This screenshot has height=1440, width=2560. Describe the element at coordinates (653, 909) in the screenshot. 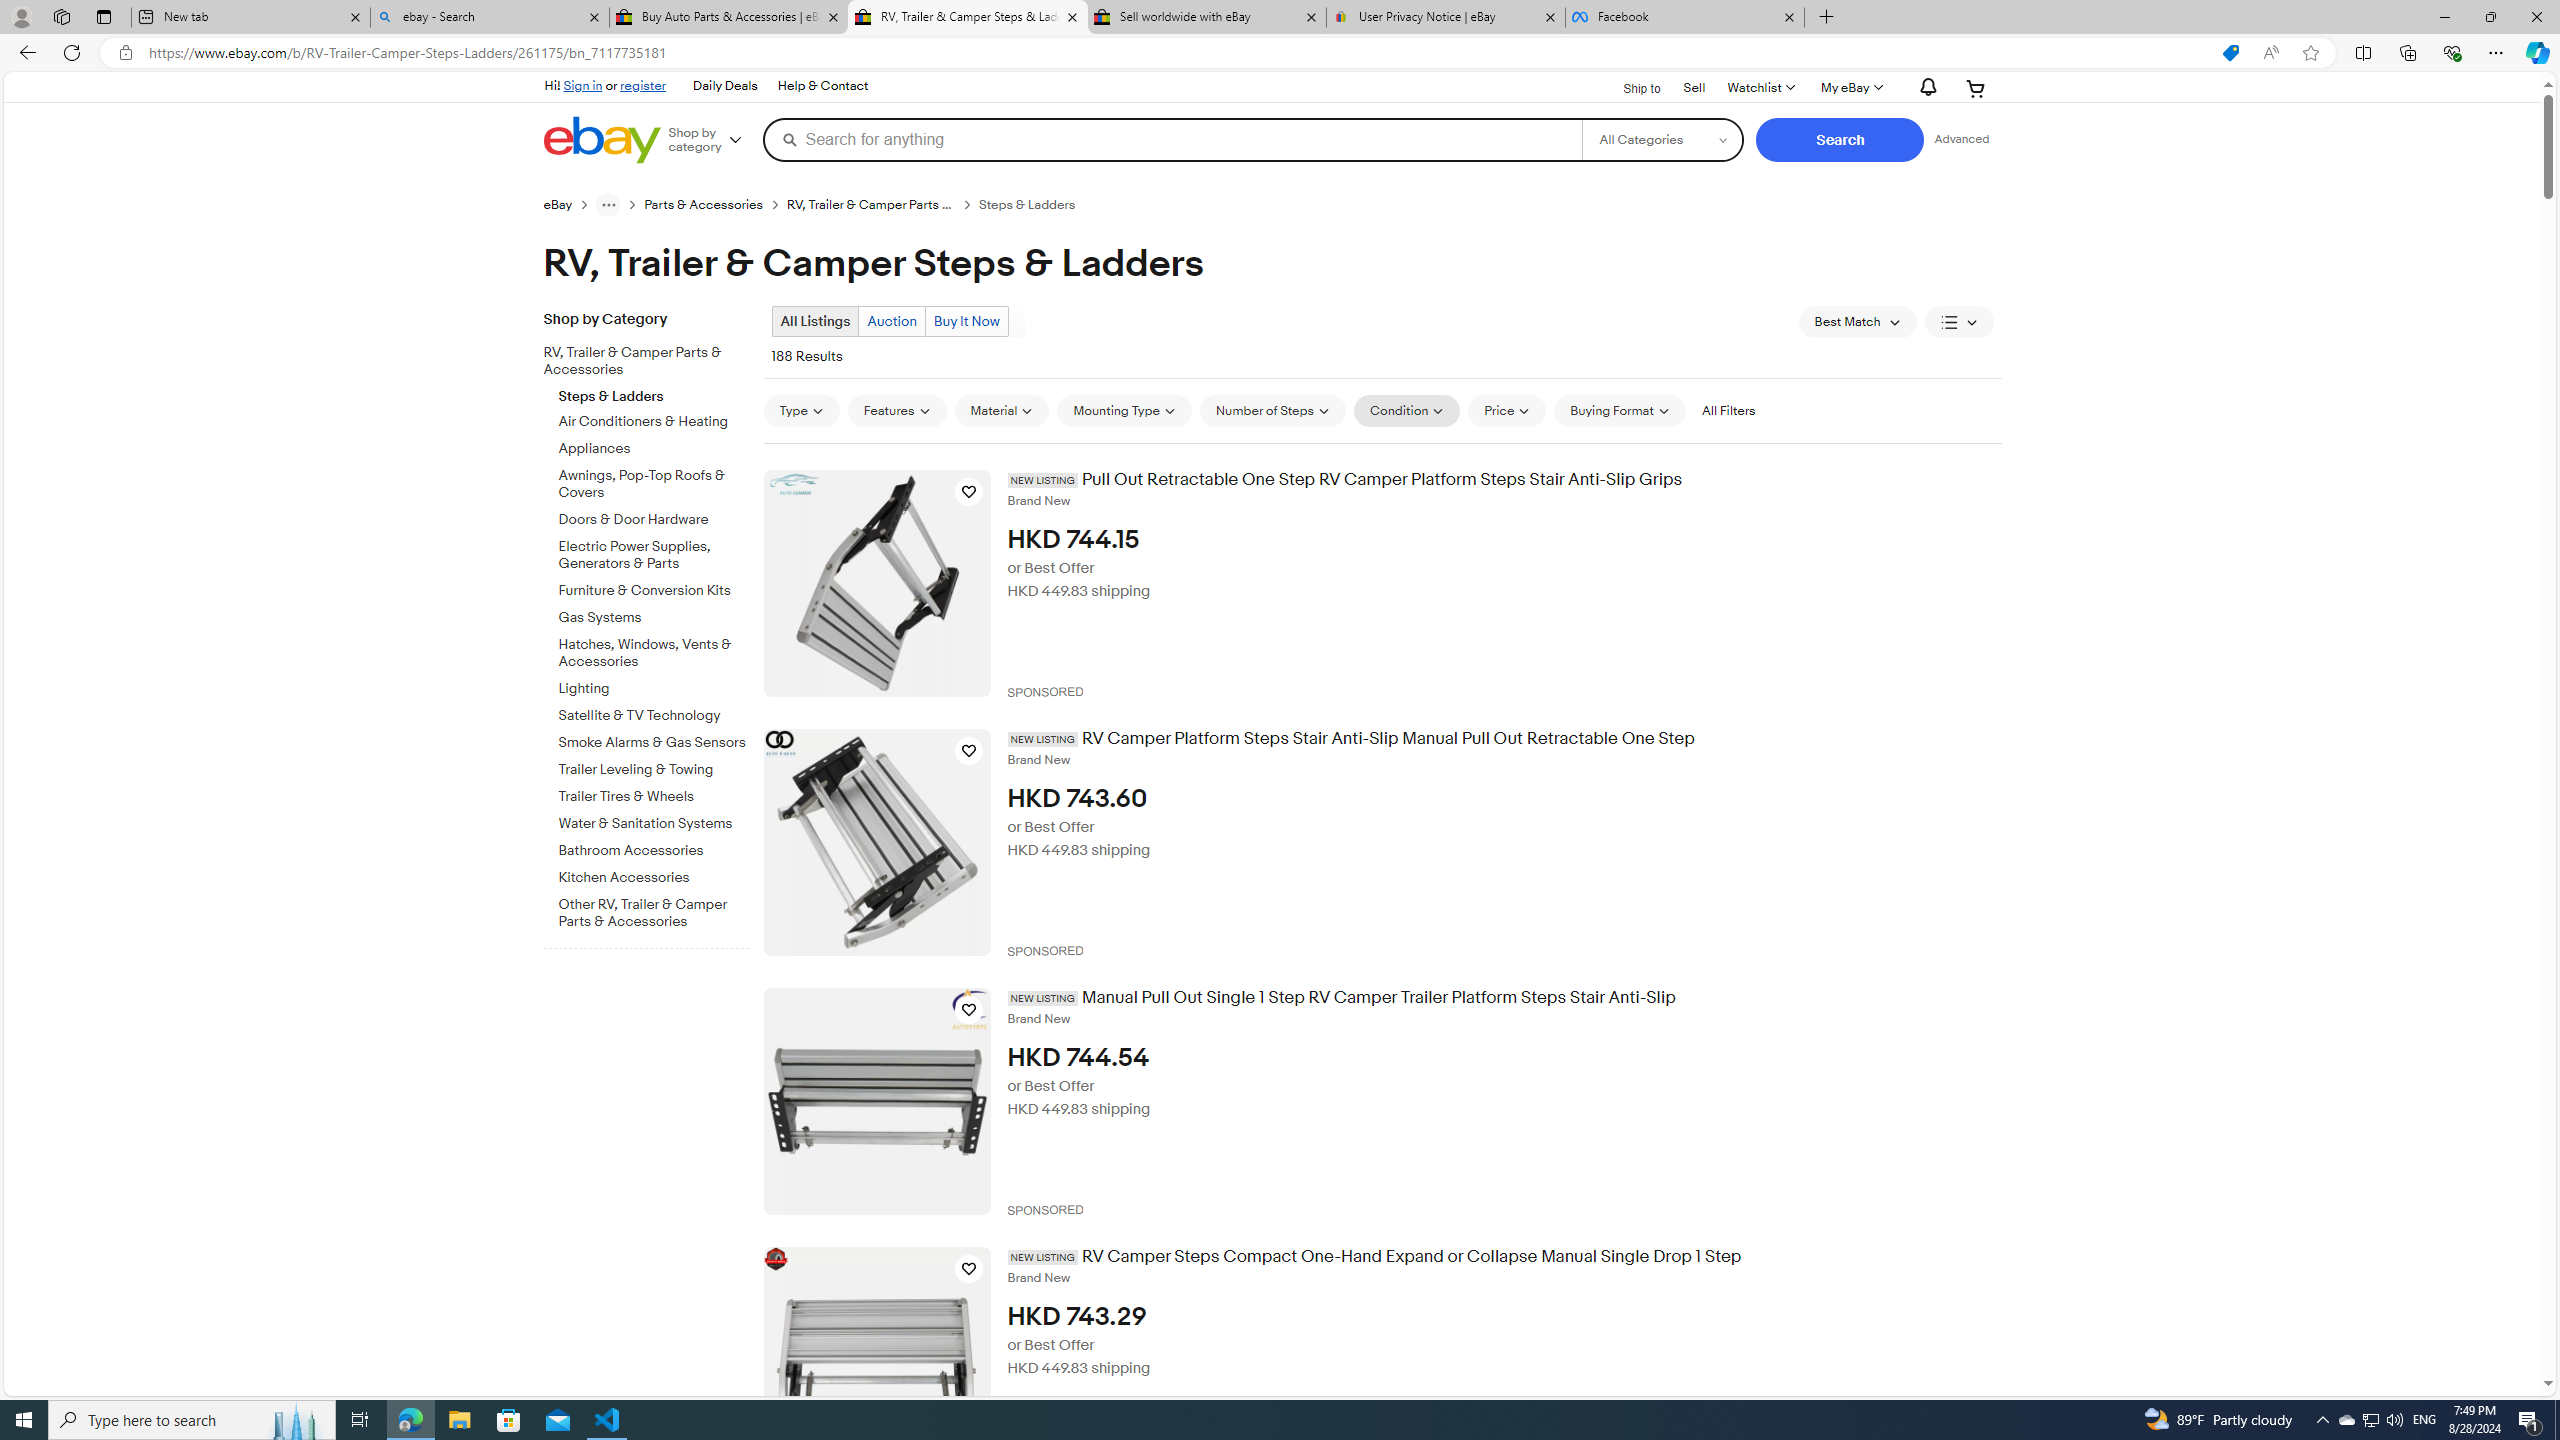

I see `'Other RV, Trailer & Camper Parts & Accessories'` at that location.